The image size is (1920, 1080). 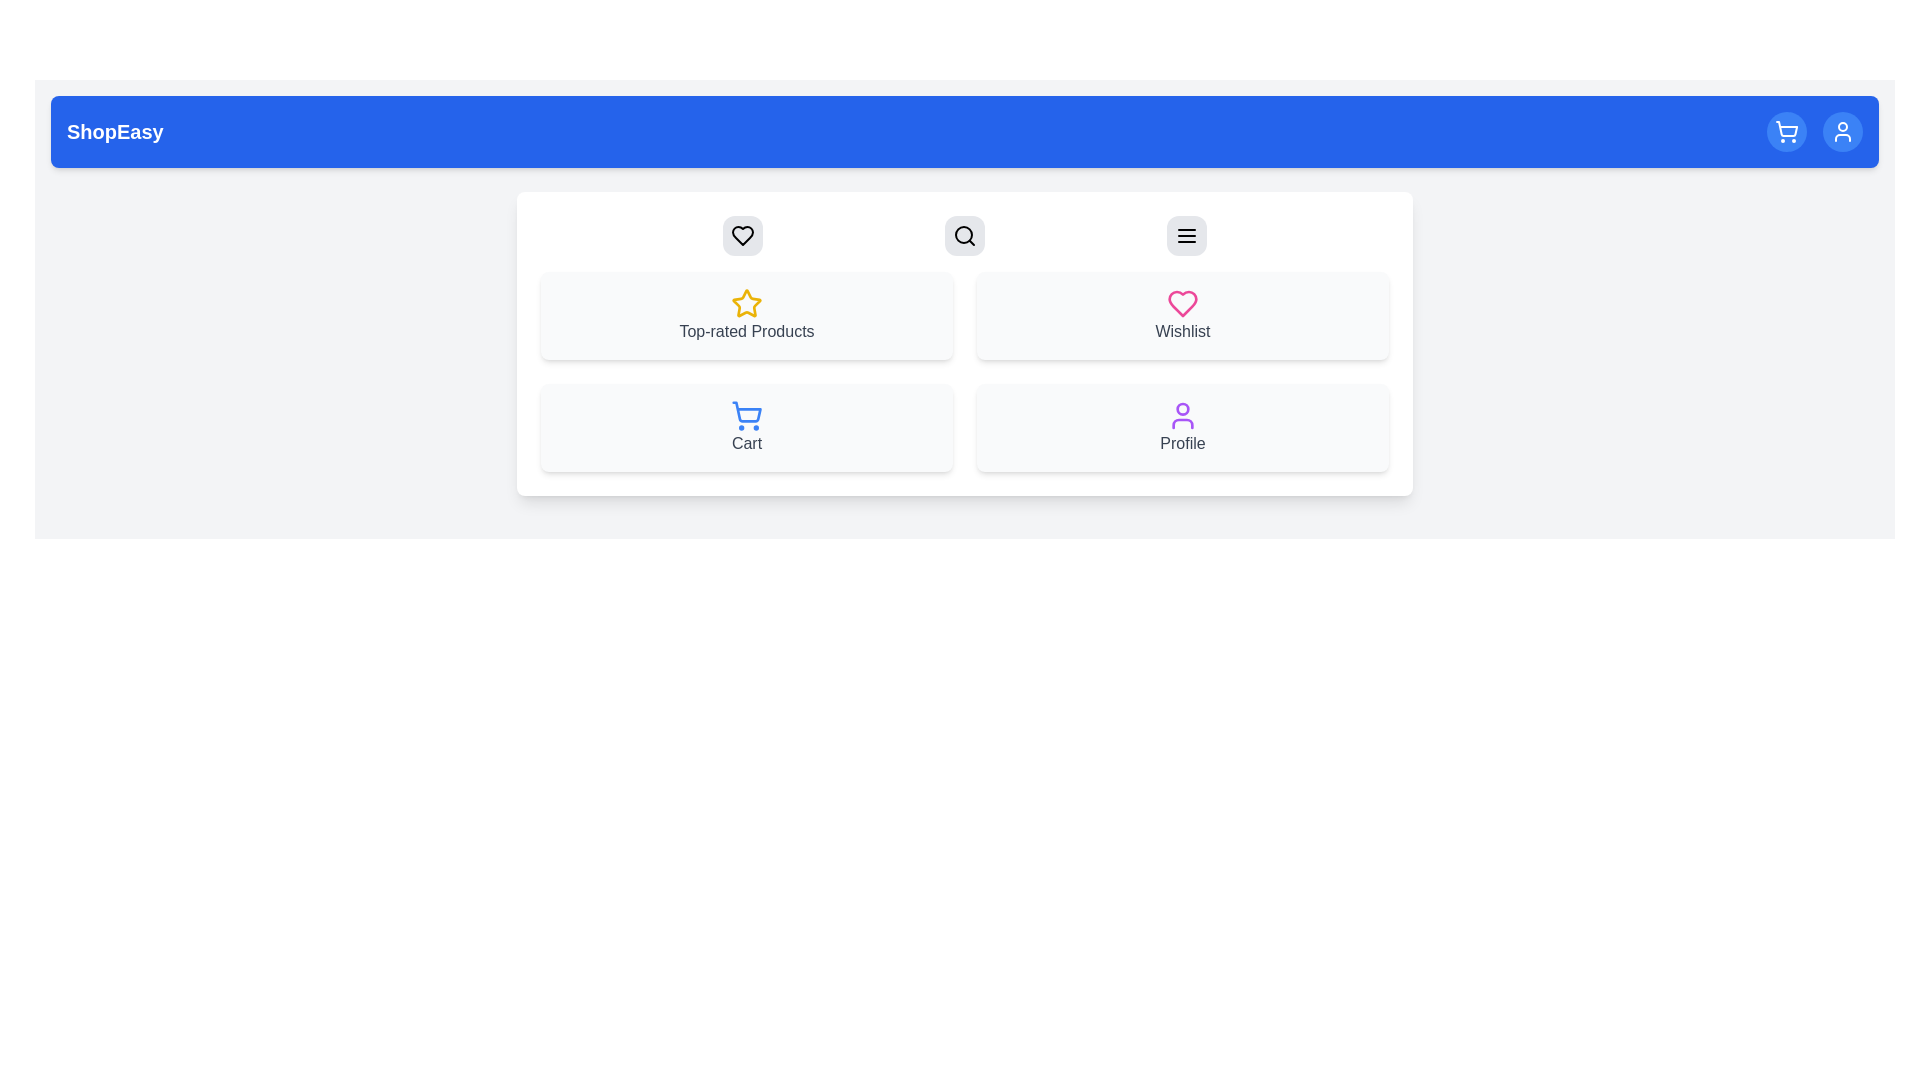 I want to click on the second icon-based button in the upper section of the application interface, so click(x=964, y=234).